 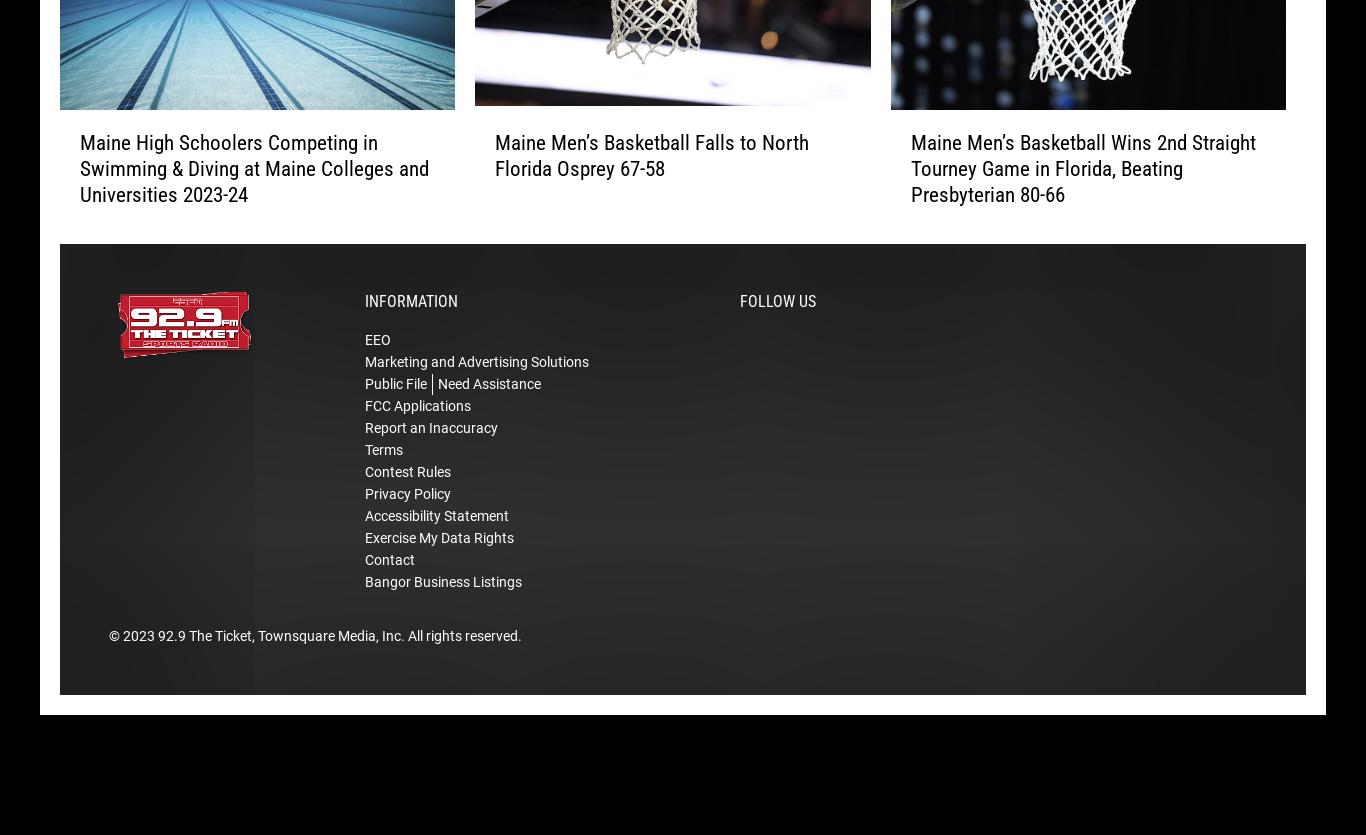 I want to click on 'Marketing and Advertising Solutions', so click(x=477, y=393).